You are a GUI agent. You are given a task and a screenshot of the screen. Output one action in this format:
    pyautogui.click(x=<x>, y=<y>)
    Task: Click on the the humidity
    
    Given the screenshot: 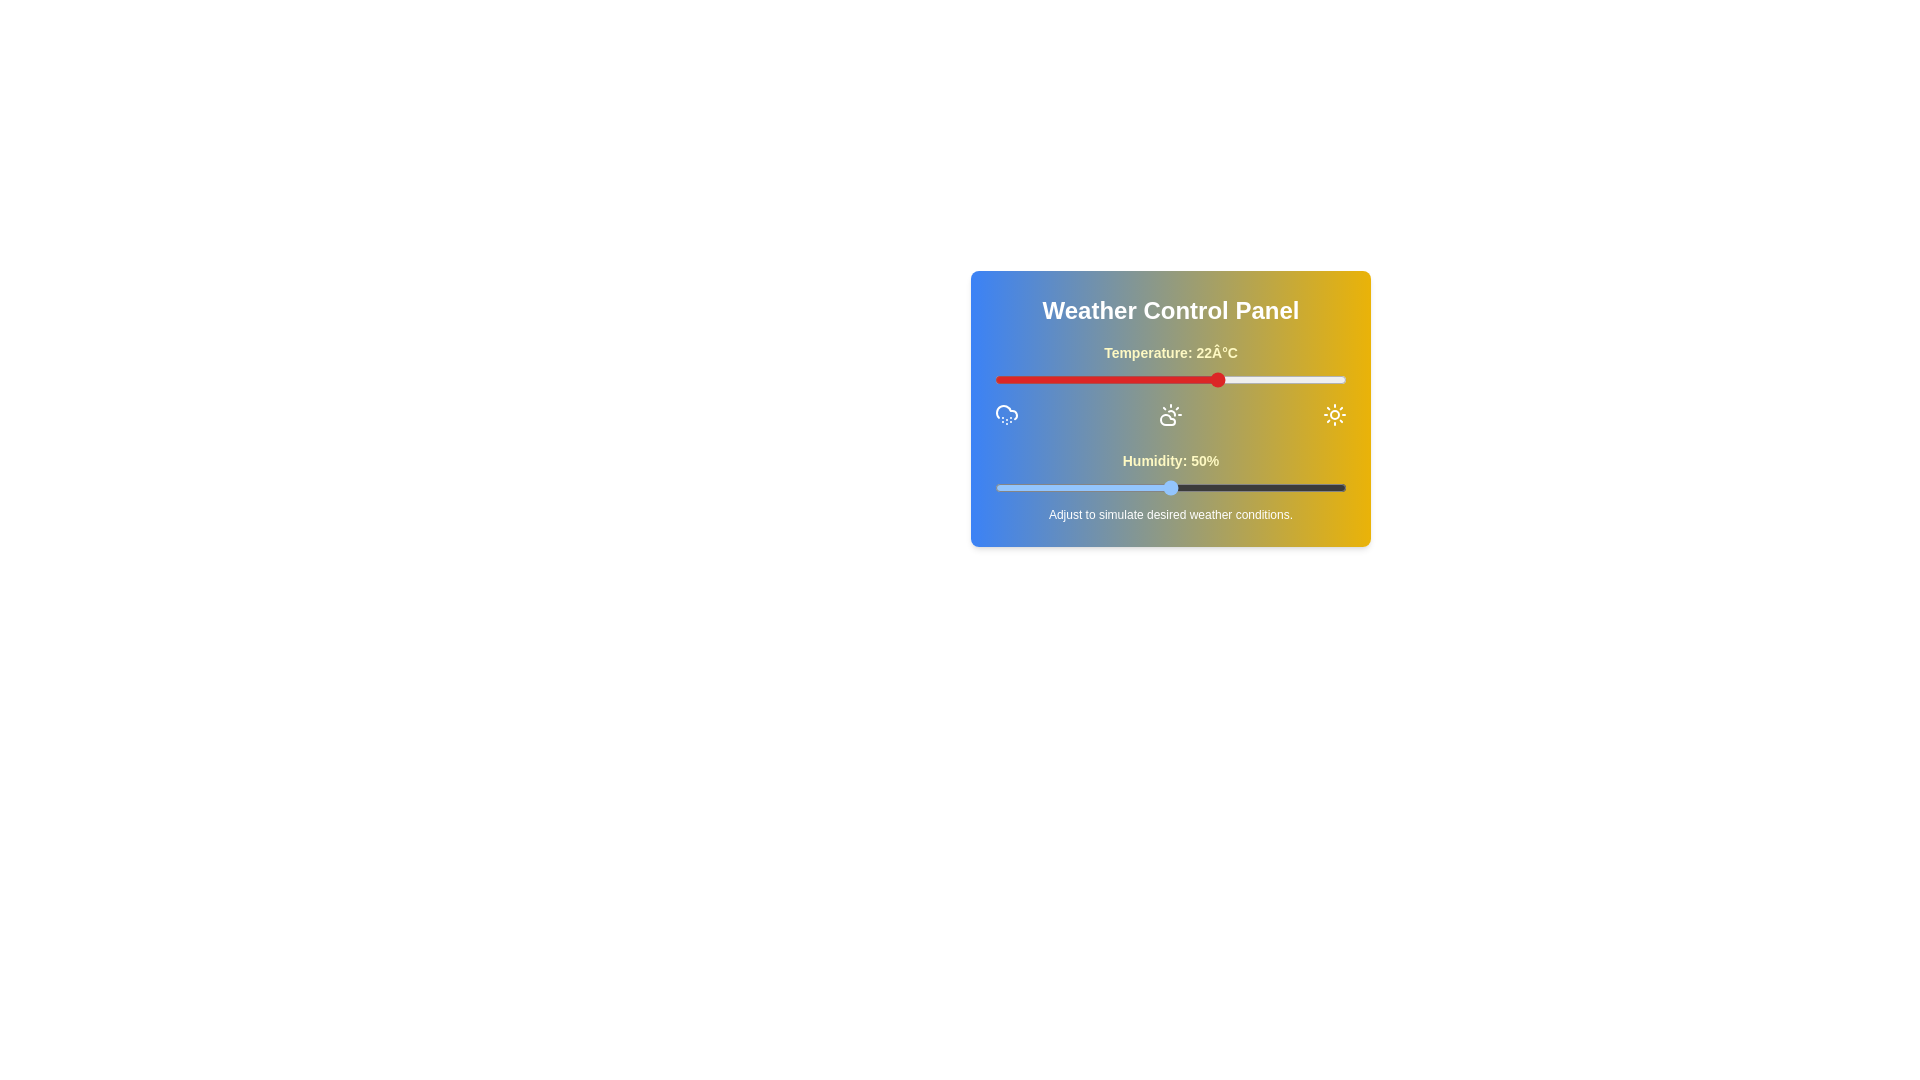 What is the action you would take?
    pyautogui.click(x=1195, y=488)
    